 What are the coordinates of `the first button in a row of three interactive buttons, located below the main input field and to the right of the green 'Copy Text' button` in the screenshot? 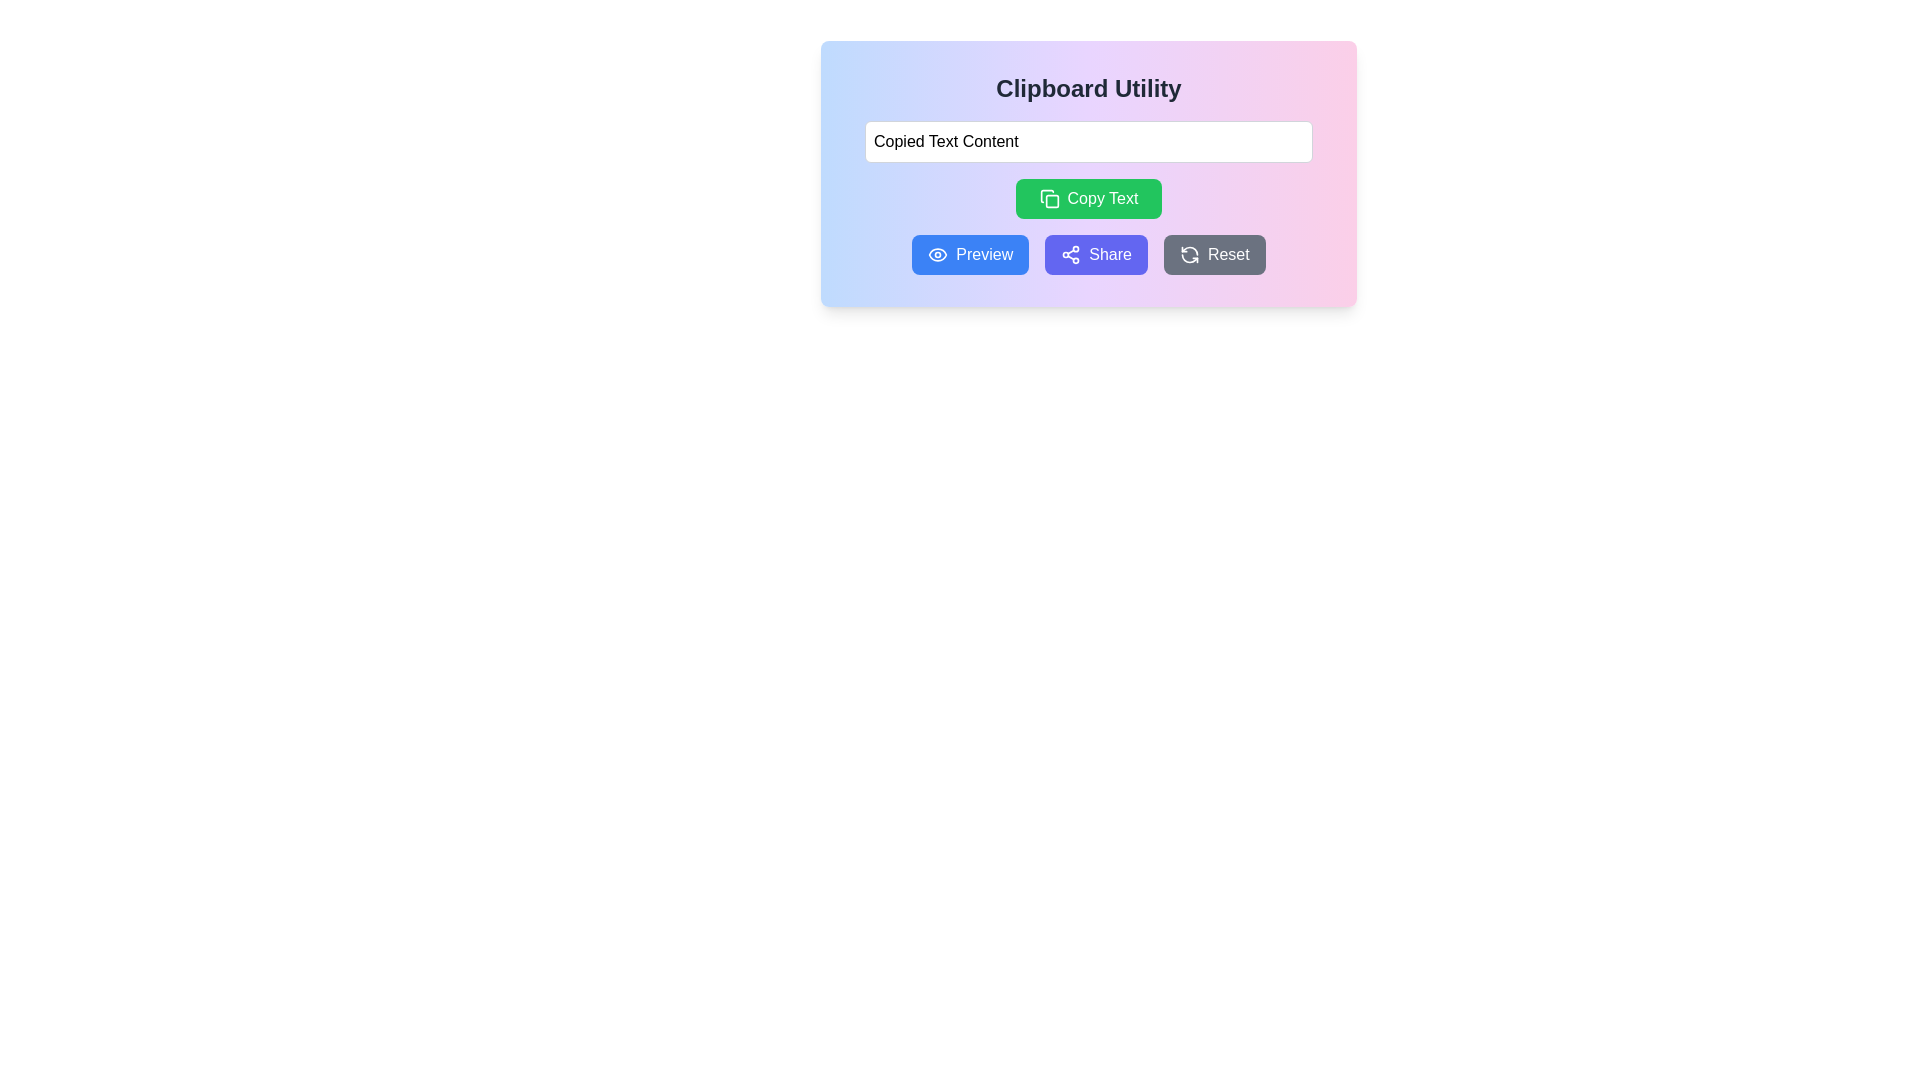 It's located at (970, 253).